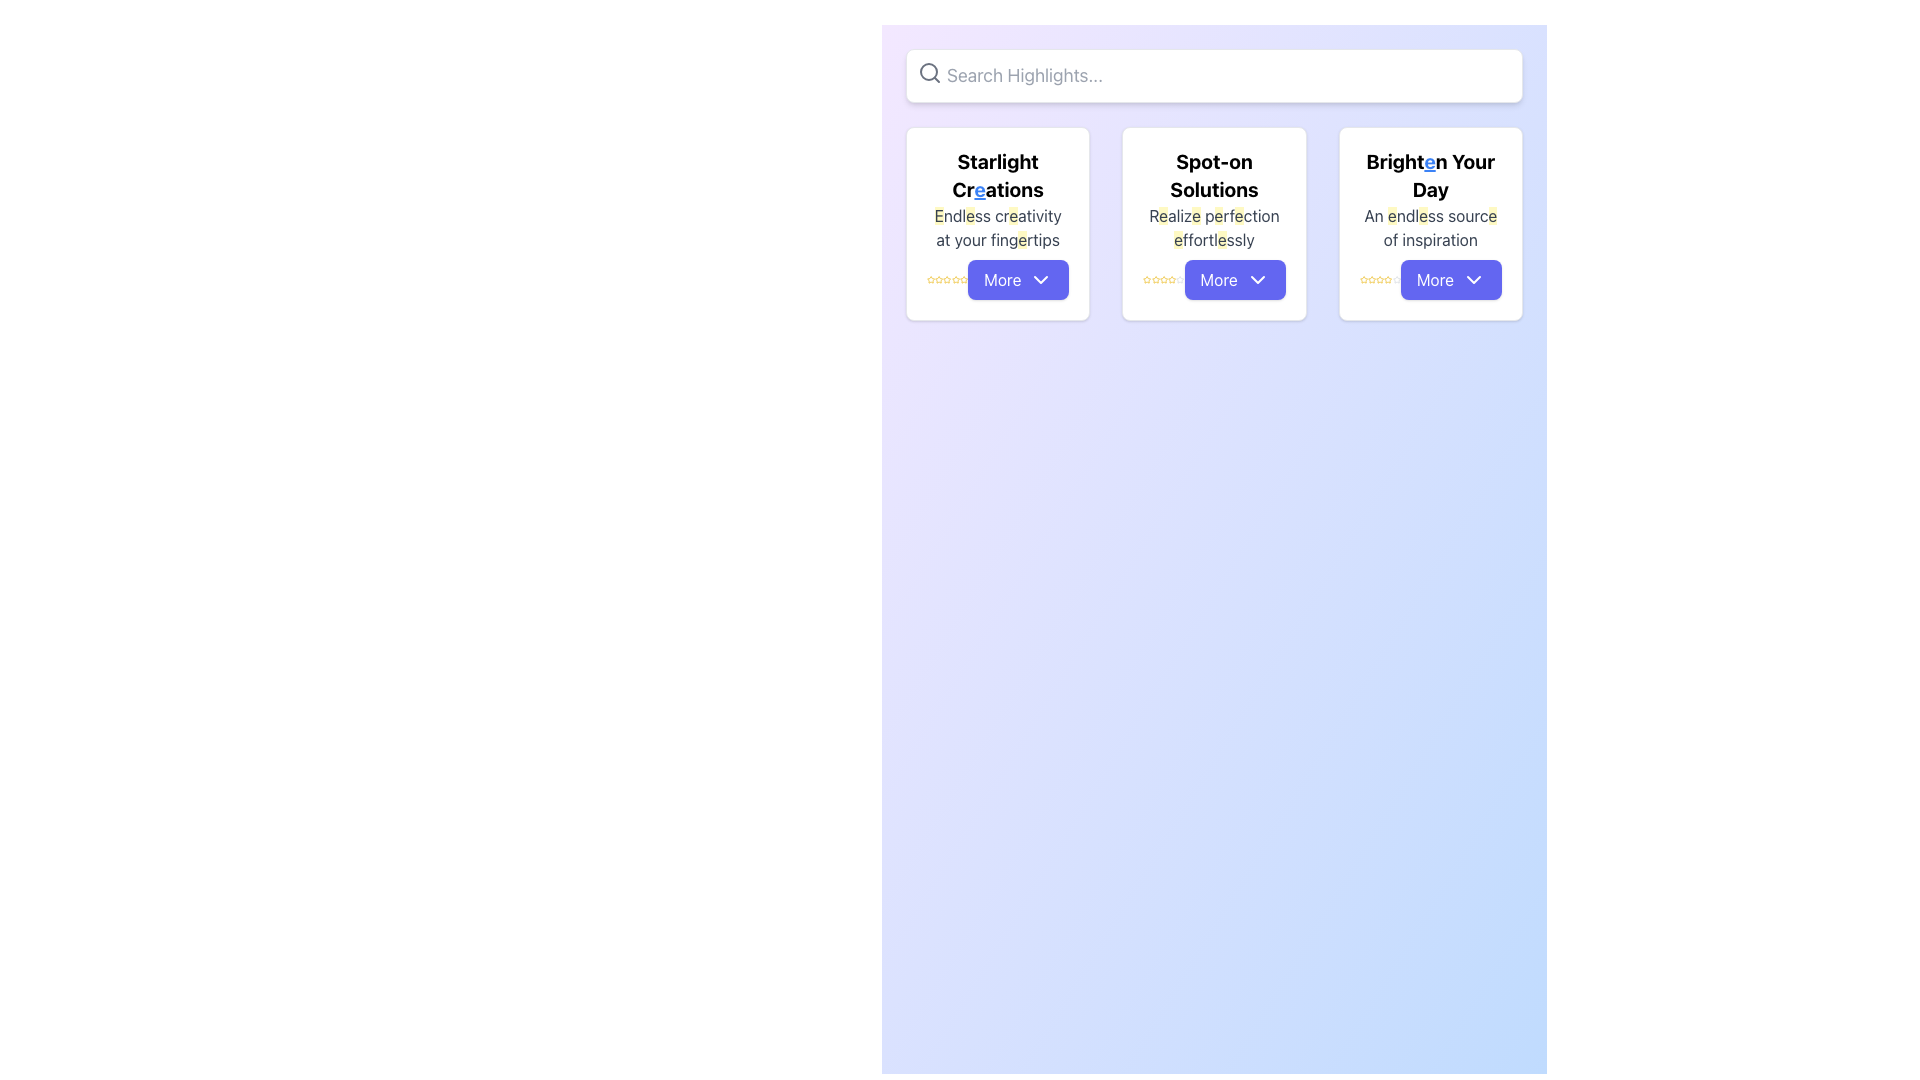  What do you see at coordinates (1147, 280) in the screenshot?
I see `the first star in the rating component under the 'Spot-on Solutions' header in the middle card of three cards displayed in a grid layout` at bounding box center [1147, 280].